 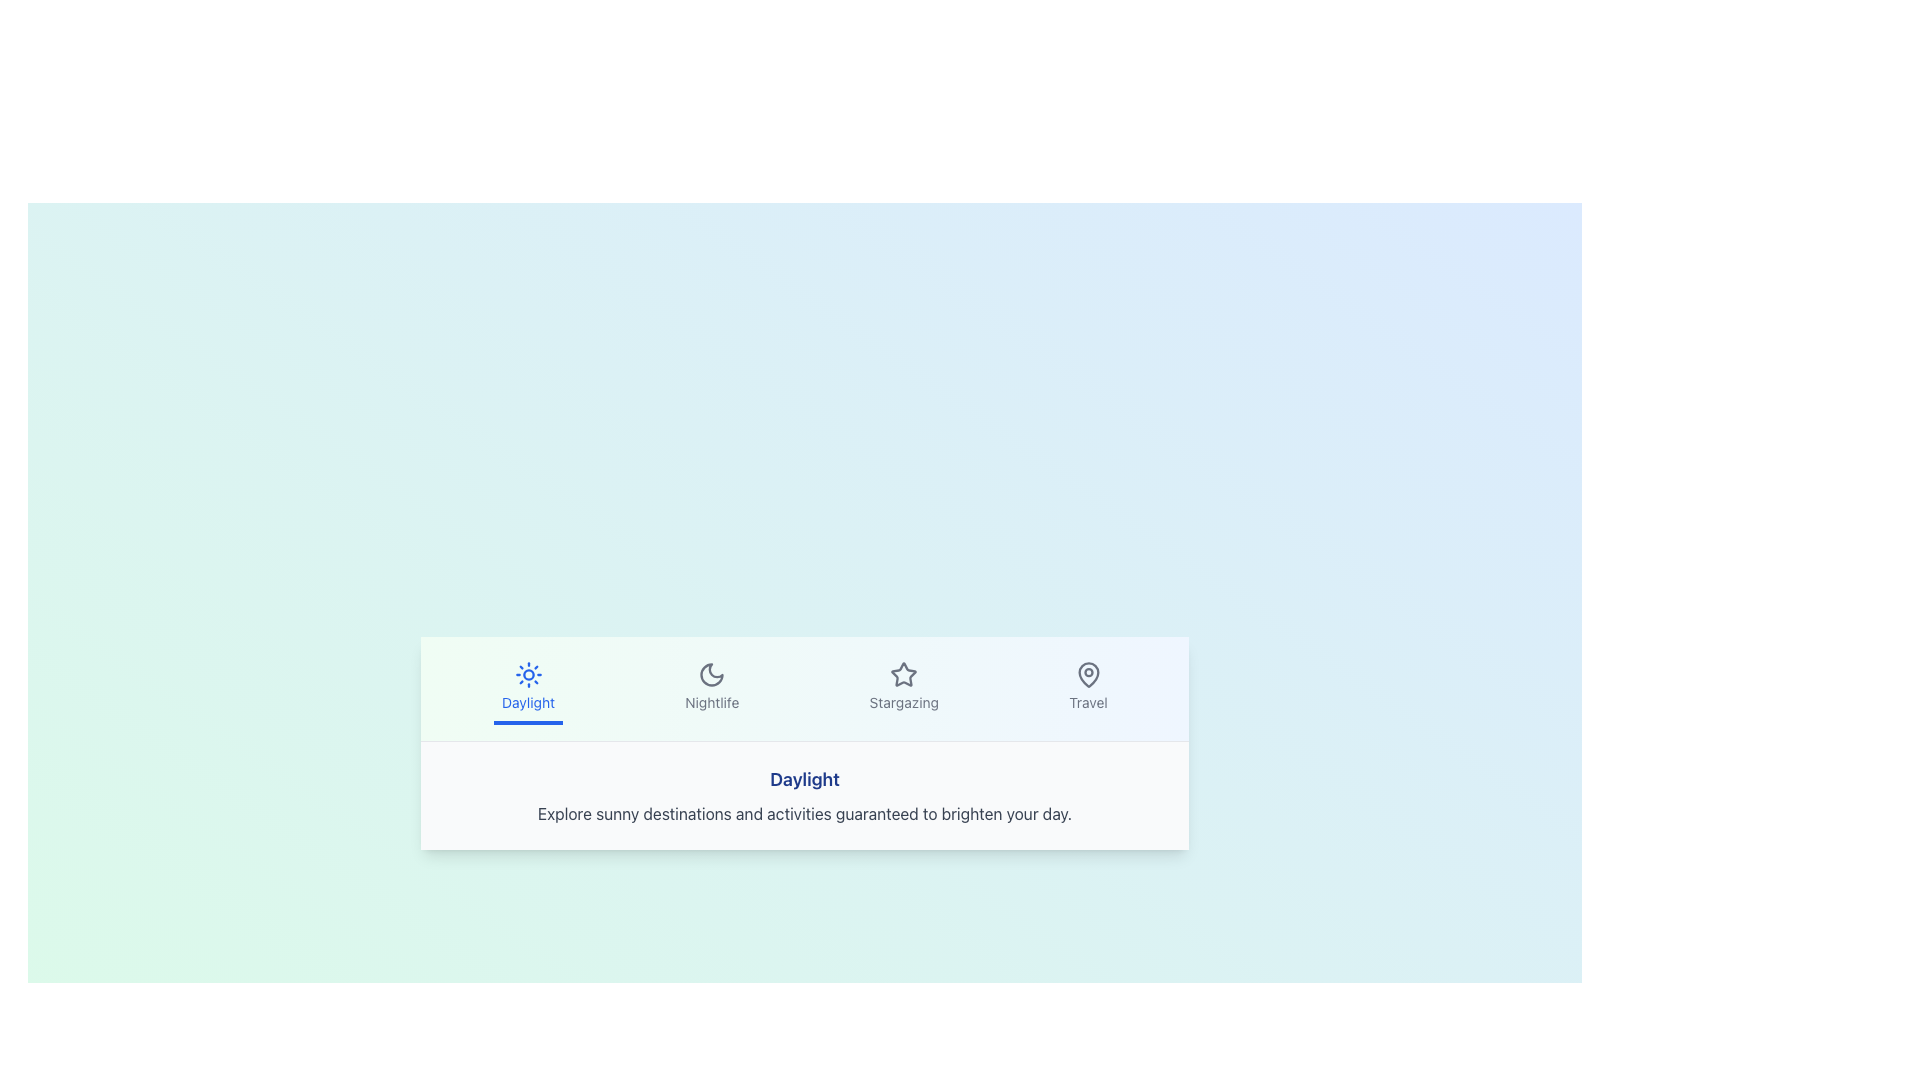 I want to click on the Panel with tabbed navigation and descriptive information area to read the description provided for the selected tab, so click(x=805, y=743).